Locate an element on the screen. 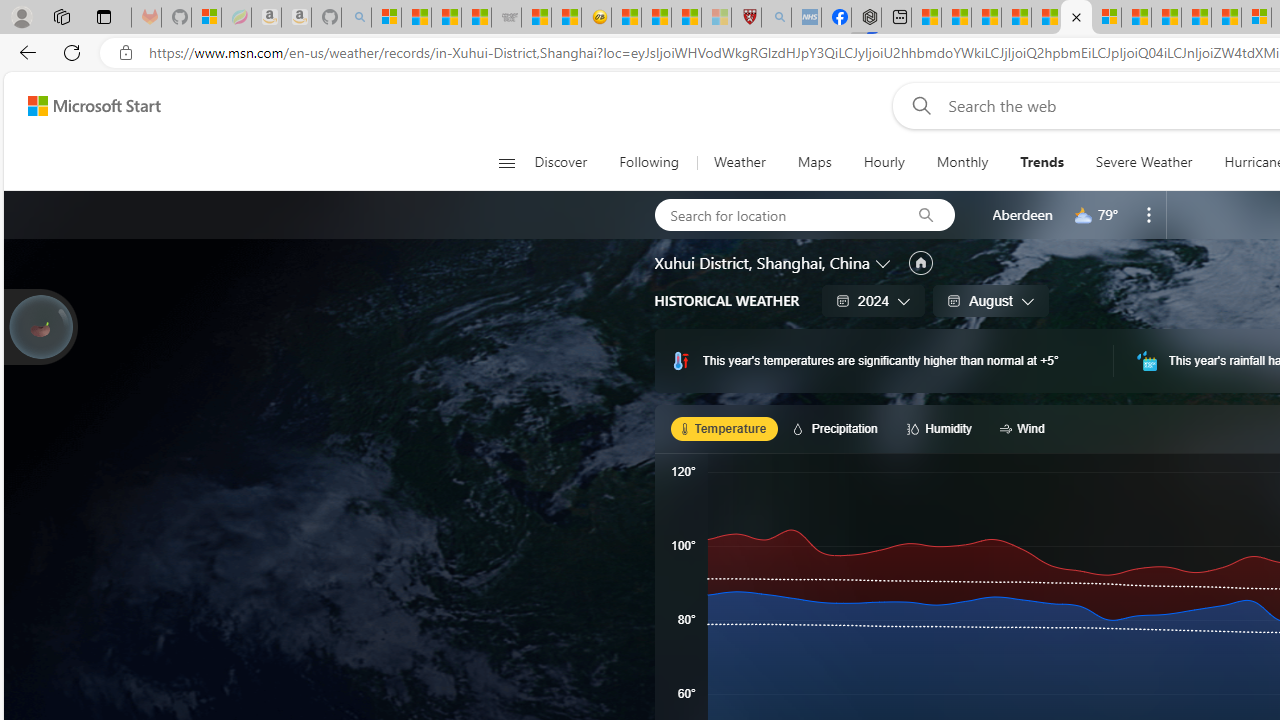 The width and height of the screenshot is (1280, 720). 'Maps' is located at coordinates (814, 162).